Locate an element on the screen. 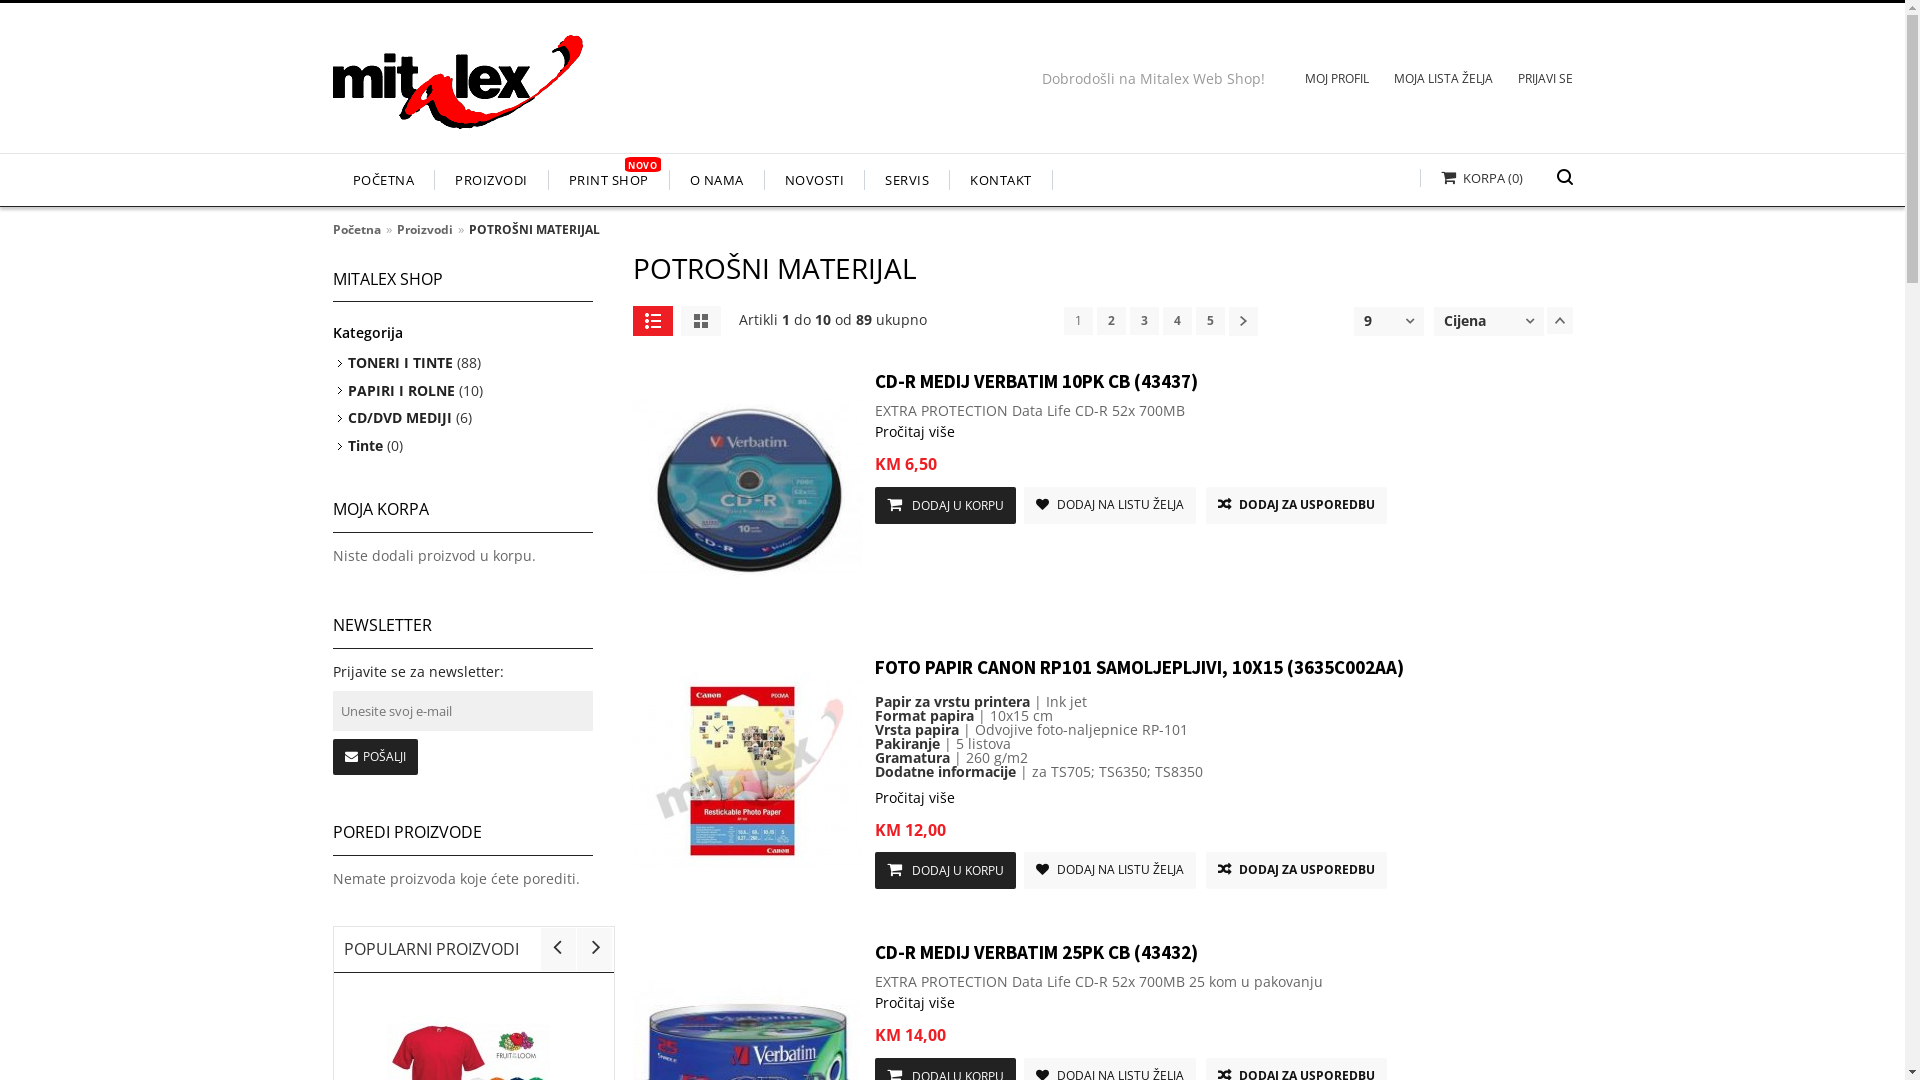  '9' is located at coordinates (1367, 319).